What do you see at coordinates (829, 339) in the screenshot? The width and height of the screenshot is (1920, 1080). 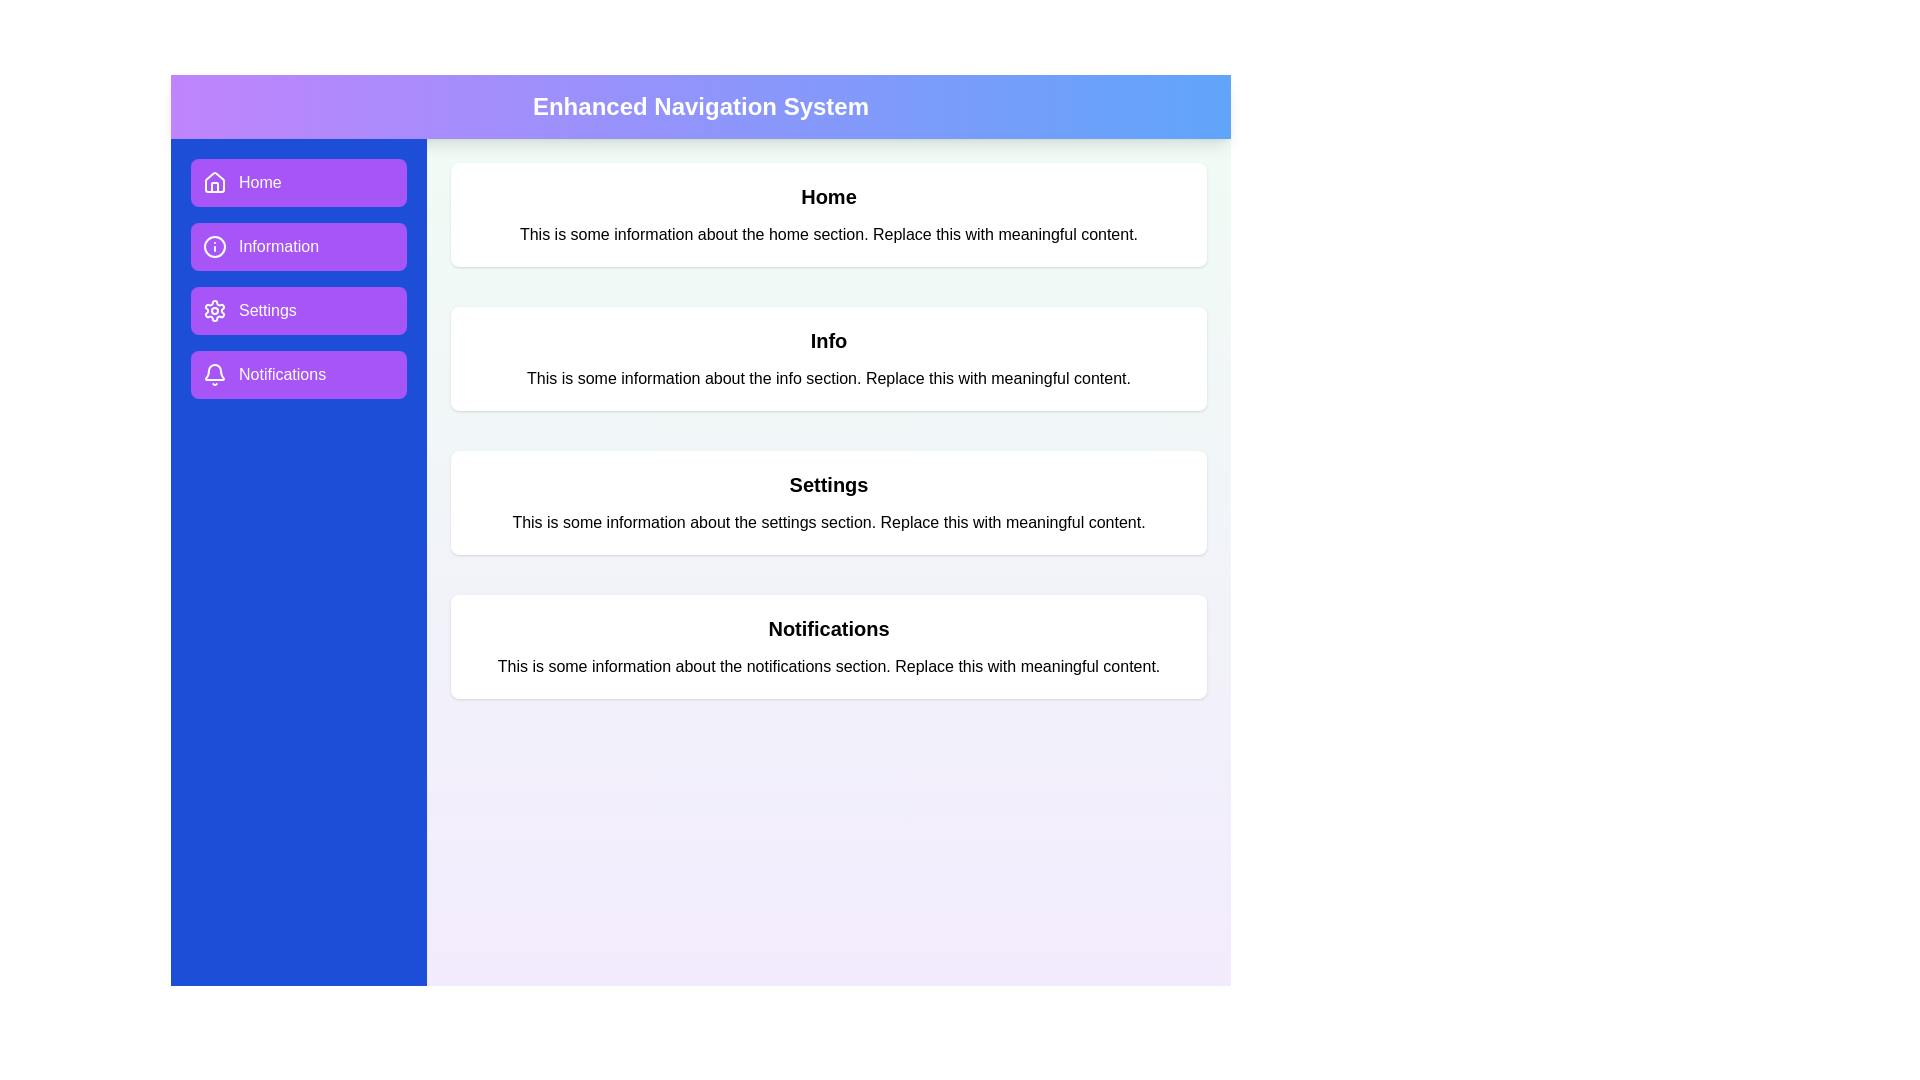 I see `the 'Info' text label which serves as a heading for the Info section of the interface` at bounding box center [829, 339].